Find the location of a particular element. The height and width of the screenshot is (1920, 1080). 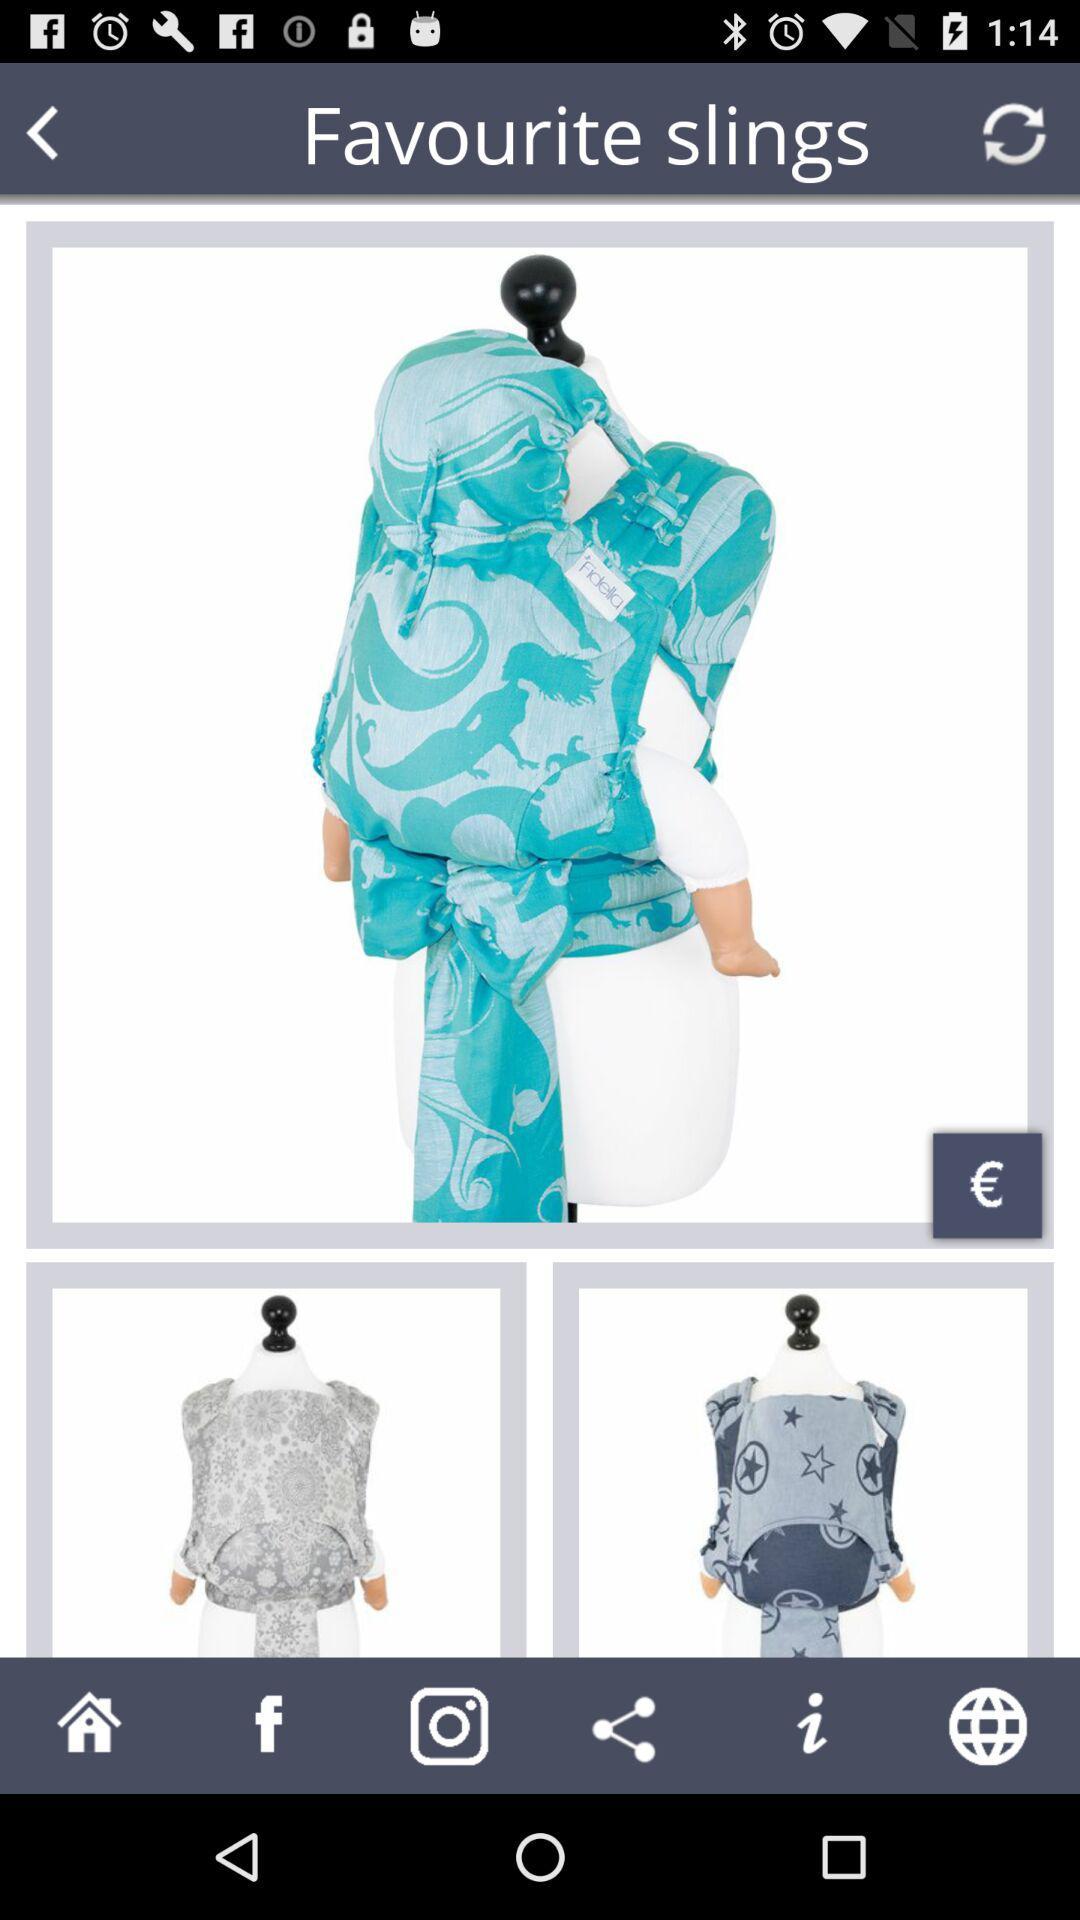

the globe icon is located at coordinates (990, 1846).